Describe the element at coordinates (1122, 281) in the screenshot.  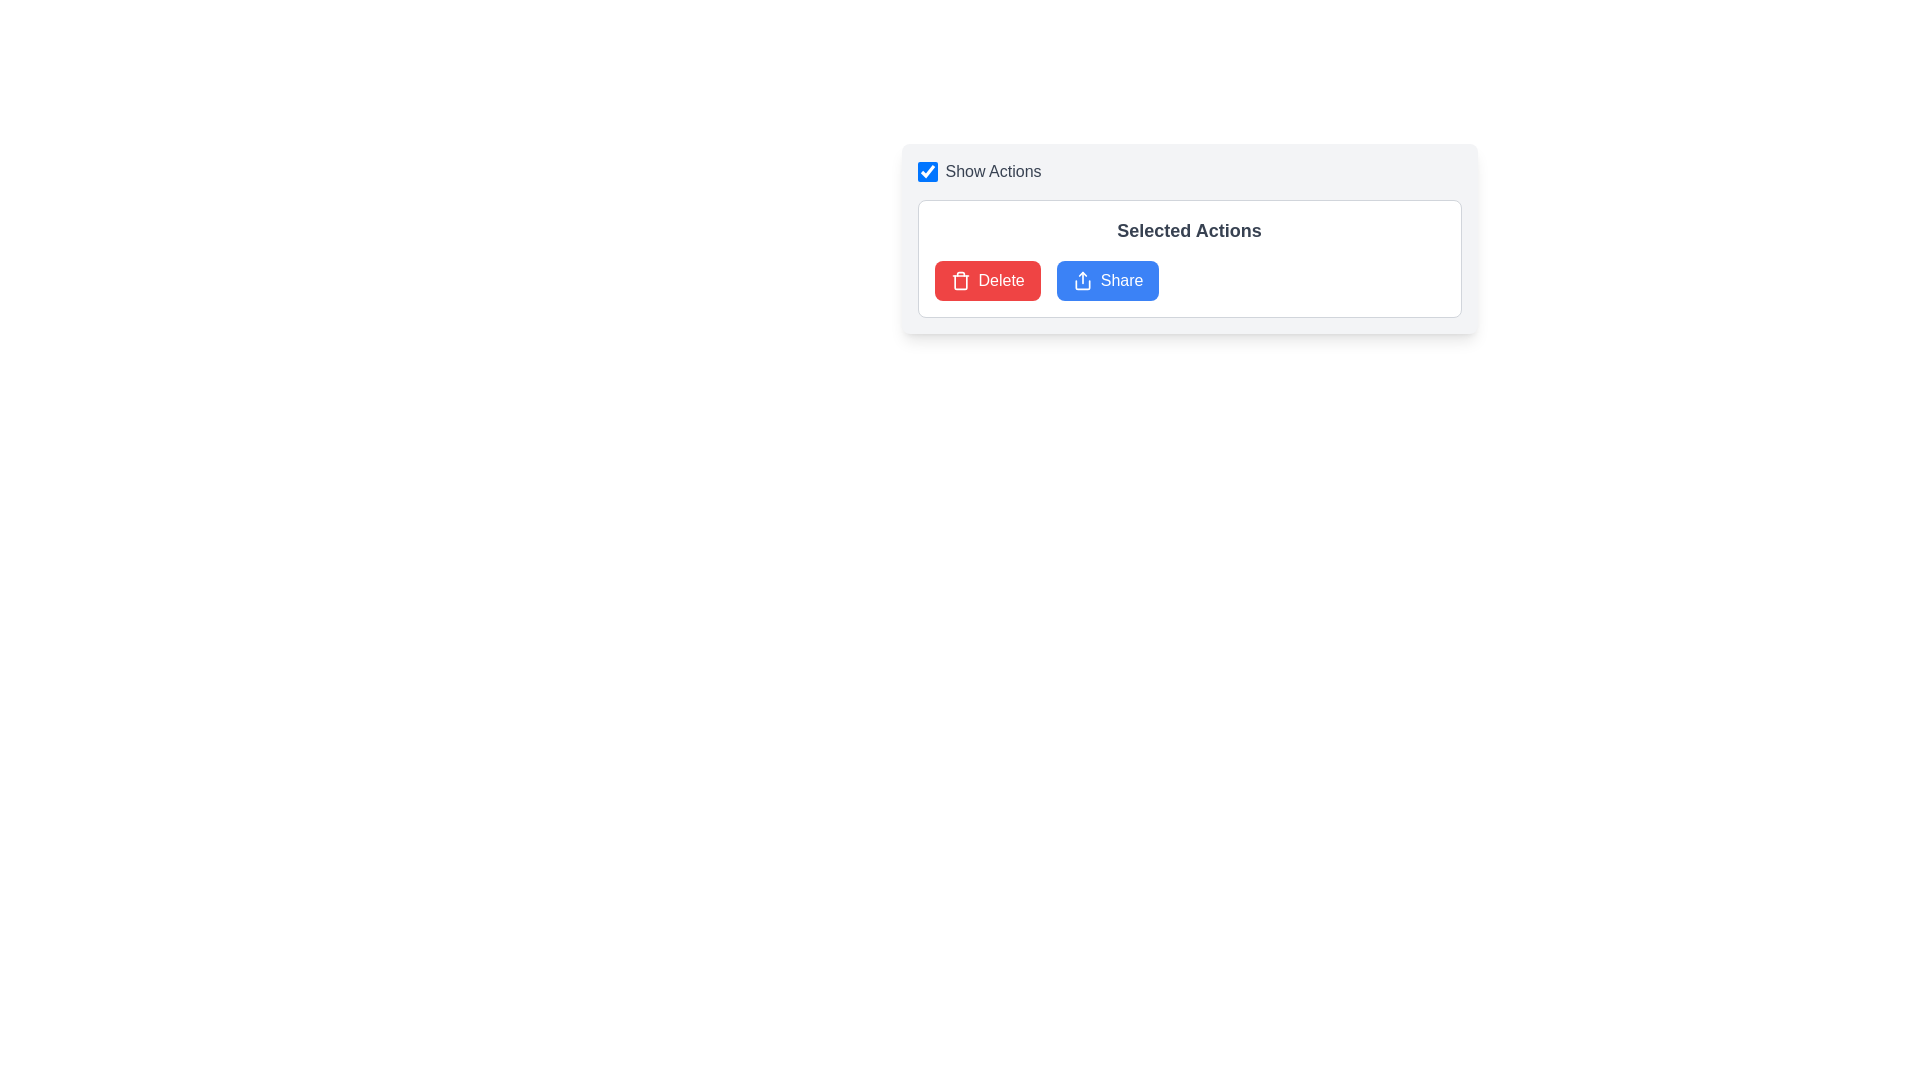
I see `the 'Share' button, which is a blue button with white text and a sharing icon, located in the lower right section of the 'Selected Actions' area` at that location.